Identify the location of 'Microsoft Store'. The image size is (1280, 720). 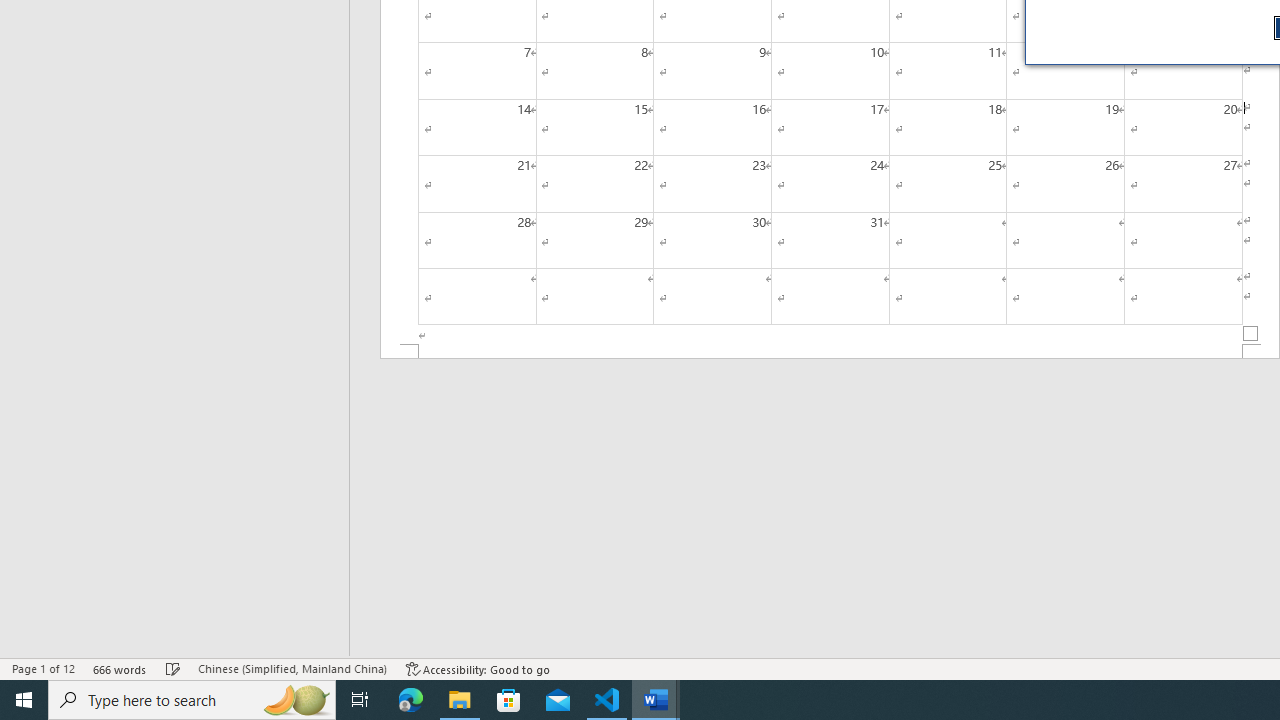
(509, 698).